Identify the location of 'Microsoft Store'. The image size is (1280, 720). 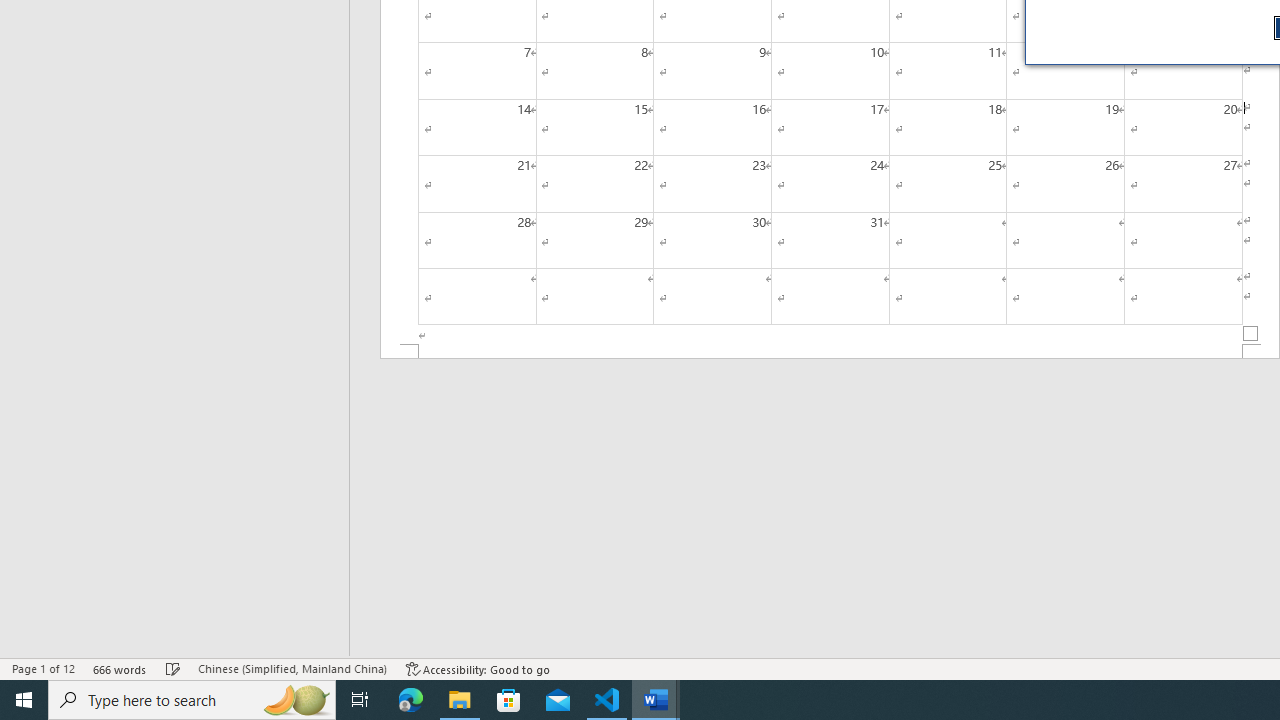
(509, 698).